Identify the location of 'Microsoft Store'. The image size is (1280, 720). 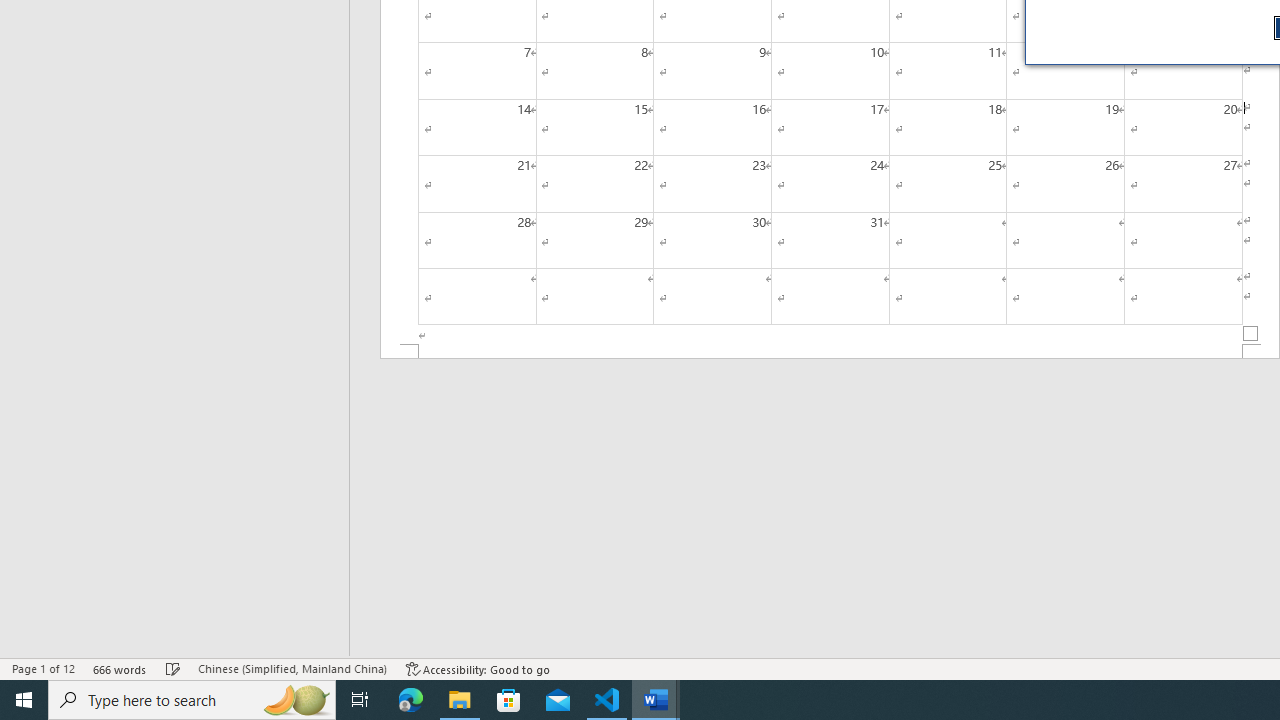
(509, 698).